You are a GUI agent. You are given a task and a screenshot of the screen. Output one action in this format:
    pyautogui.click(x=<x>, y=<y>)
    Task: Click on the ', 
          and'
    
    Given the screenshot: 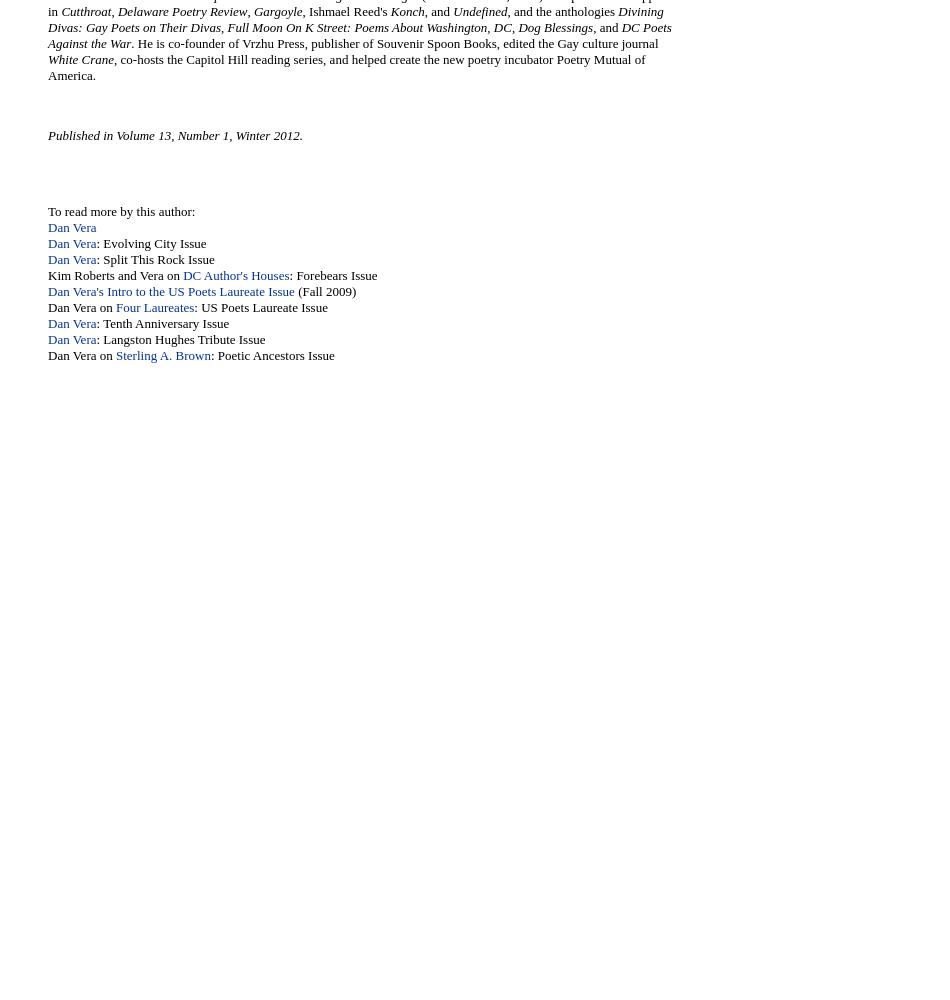 What is the action you would take?
    pyautogui.click(x=437, y=11)
    